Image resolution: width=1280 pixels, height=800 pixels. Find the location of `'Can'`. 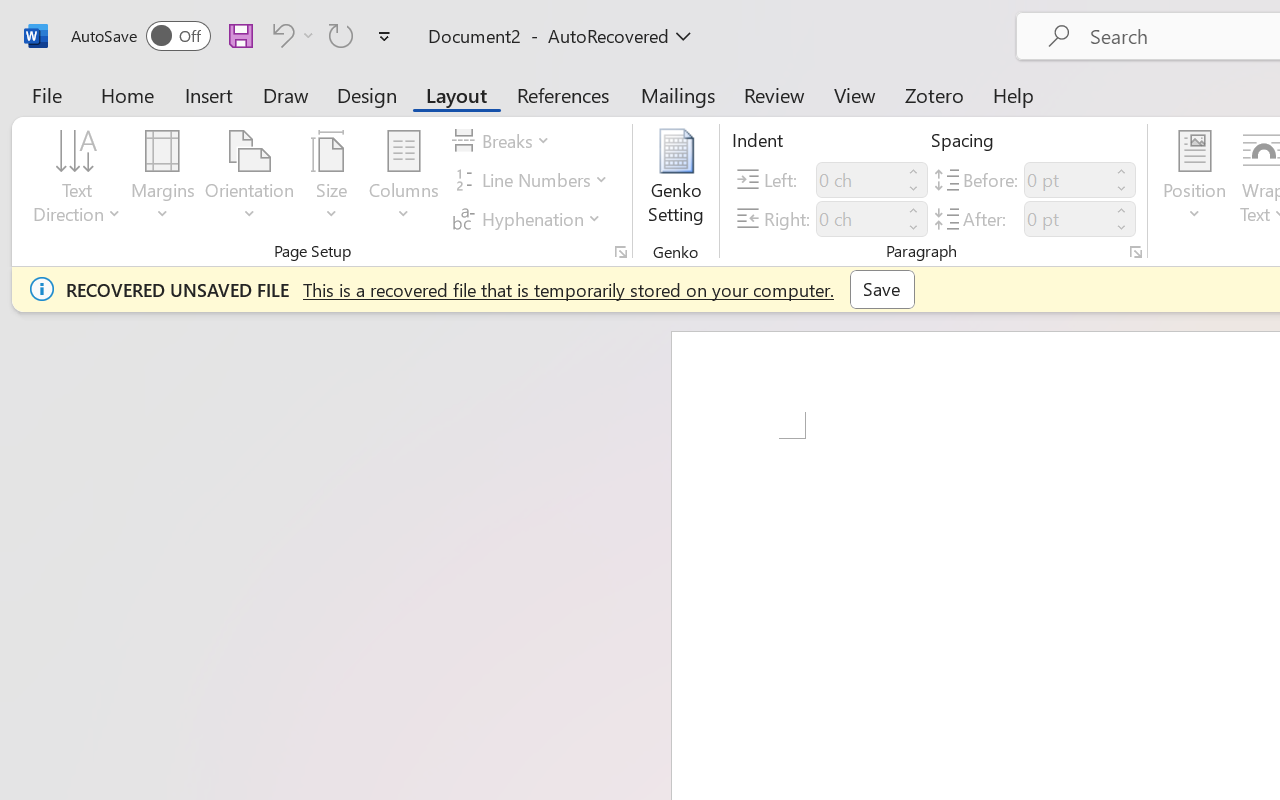

'Can' is located at coordinates (279, 34).